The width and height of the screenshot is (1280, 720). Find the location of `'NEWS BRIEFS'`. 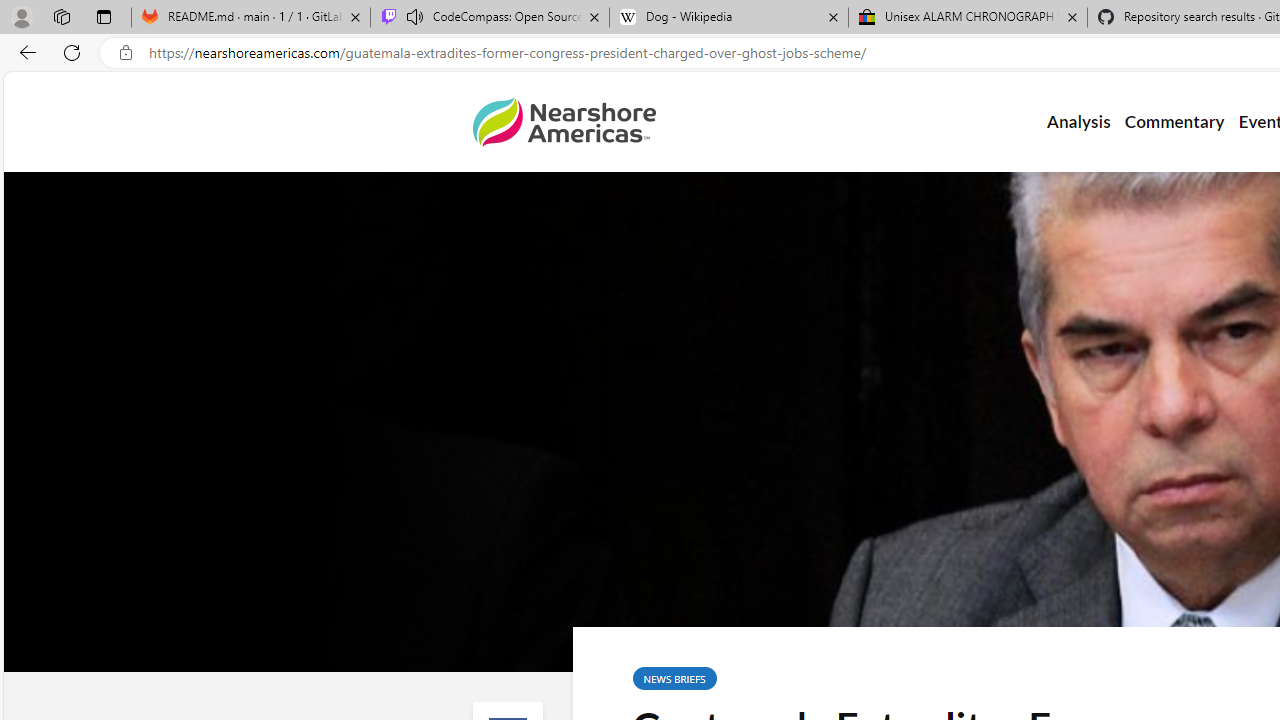

'NEWS BRIEFS' is located at coordinates (674, 677).